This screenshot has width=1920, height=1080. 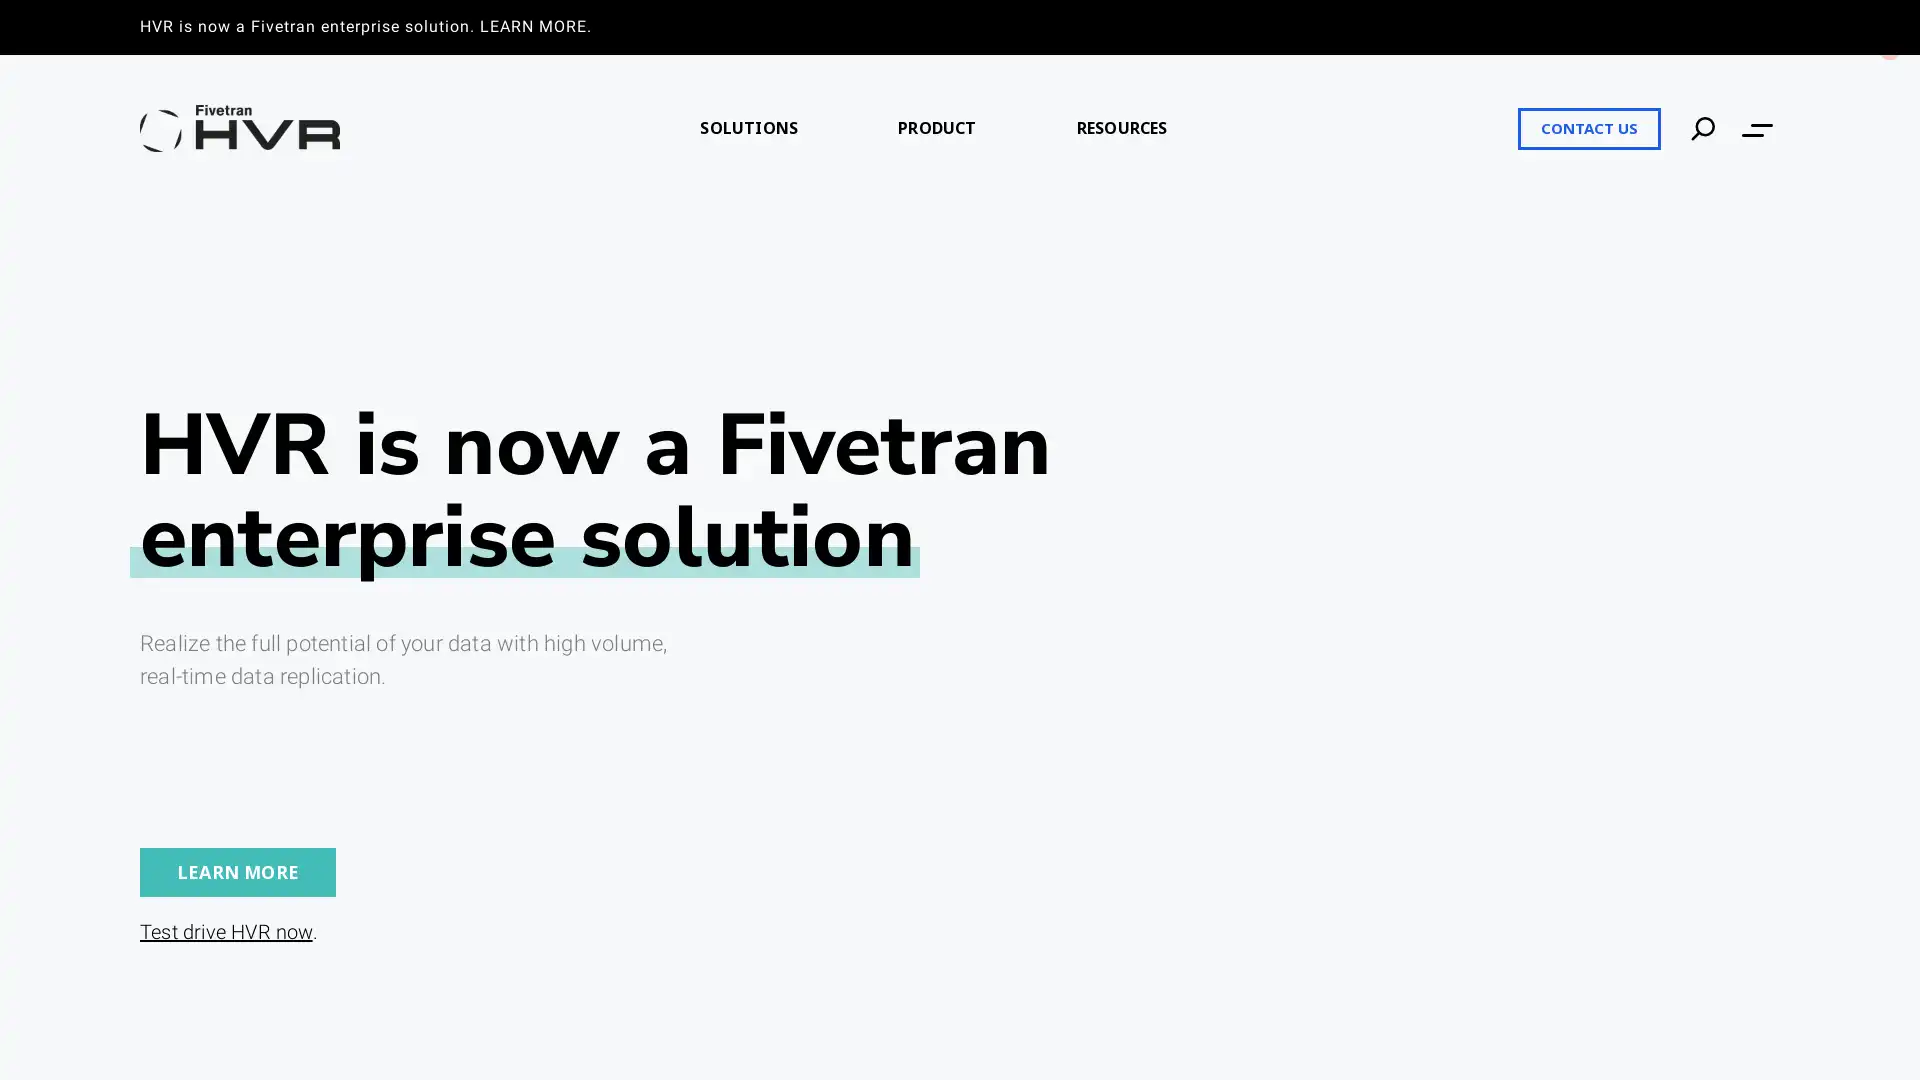 What do you see at coordinates (1702, 127) in the screenshot?
I see `TOGGLE SEARCH` at bounding box center [1702, 127].